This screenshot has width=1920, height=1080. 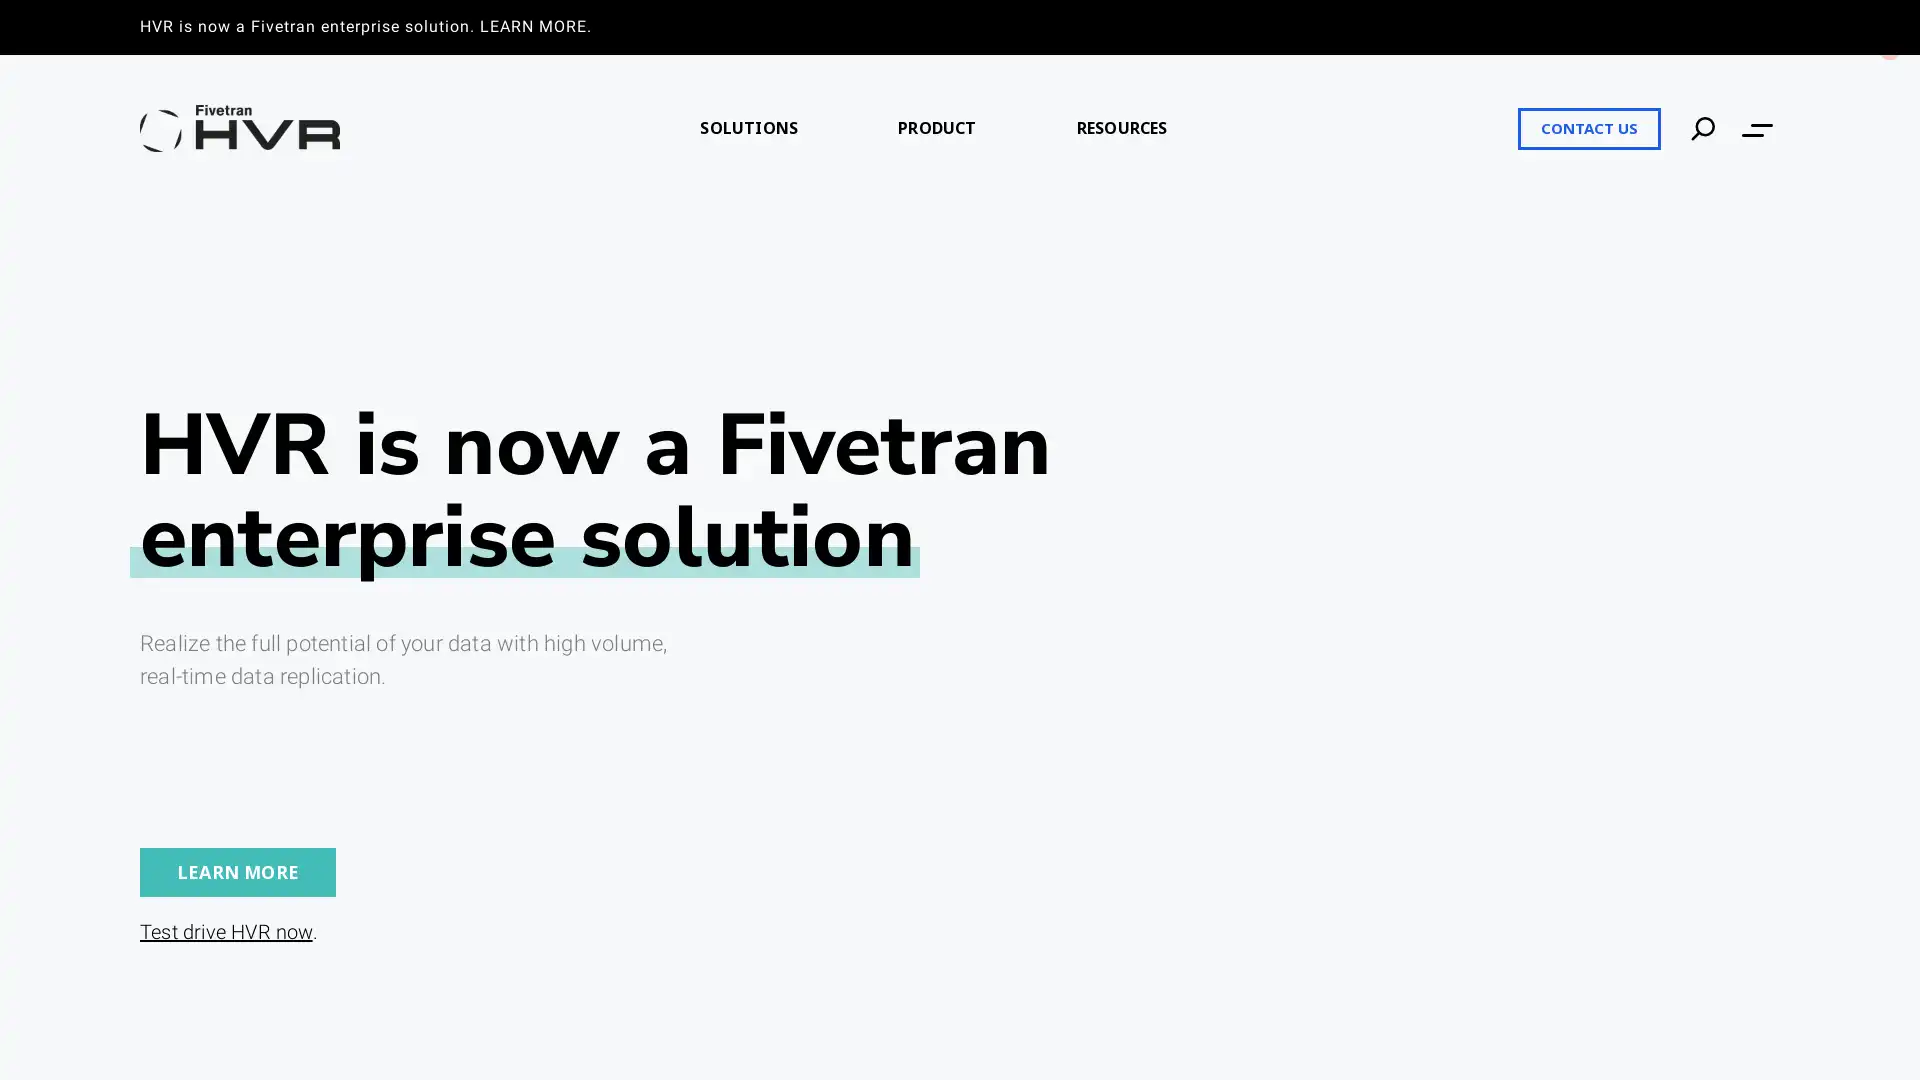 What do you see at coordinates (1702, 127) in the screenshot?
I see `TOGGLE SEARCH` at bounding box center [1702, 127].